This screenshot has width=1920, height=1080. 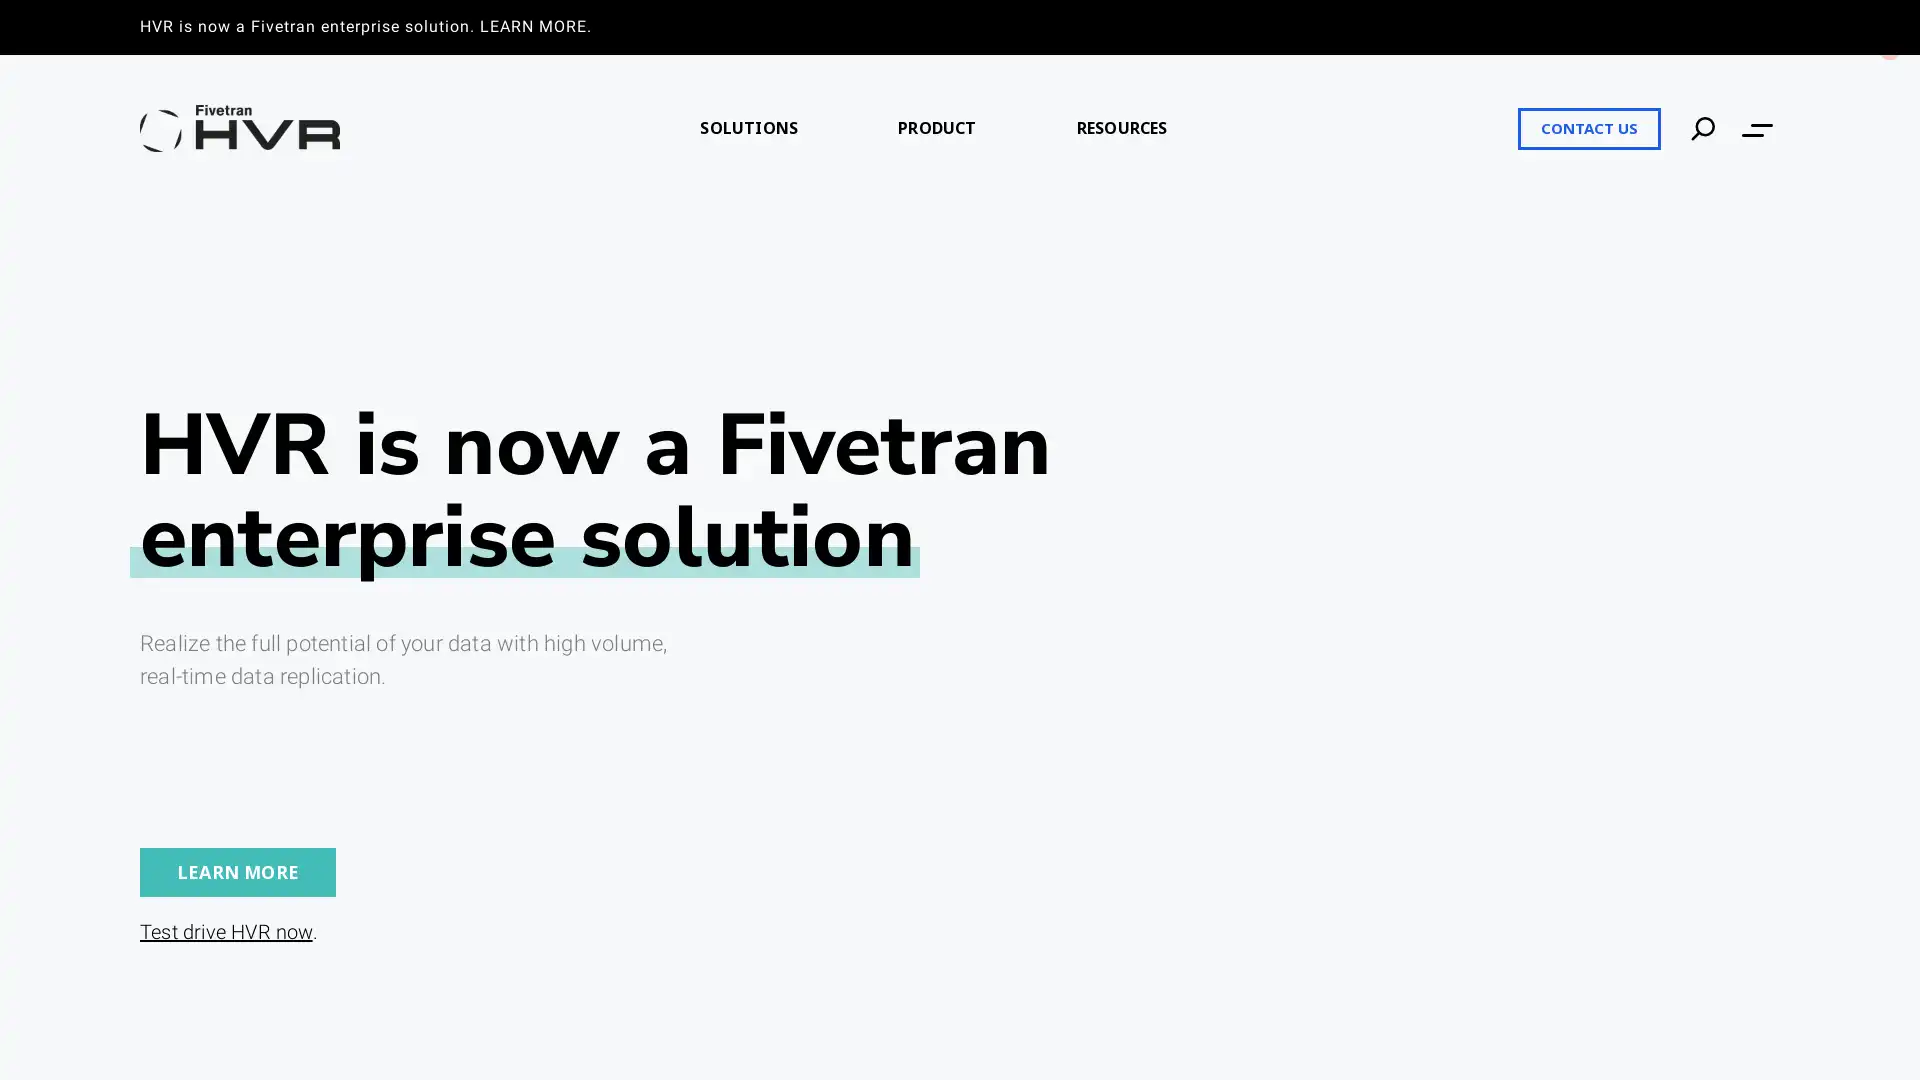 What do you see at coordinates (1702, 127) in the screenshot?
I see `TOGGLE SEARCH` at bounding box center [1702, 127].